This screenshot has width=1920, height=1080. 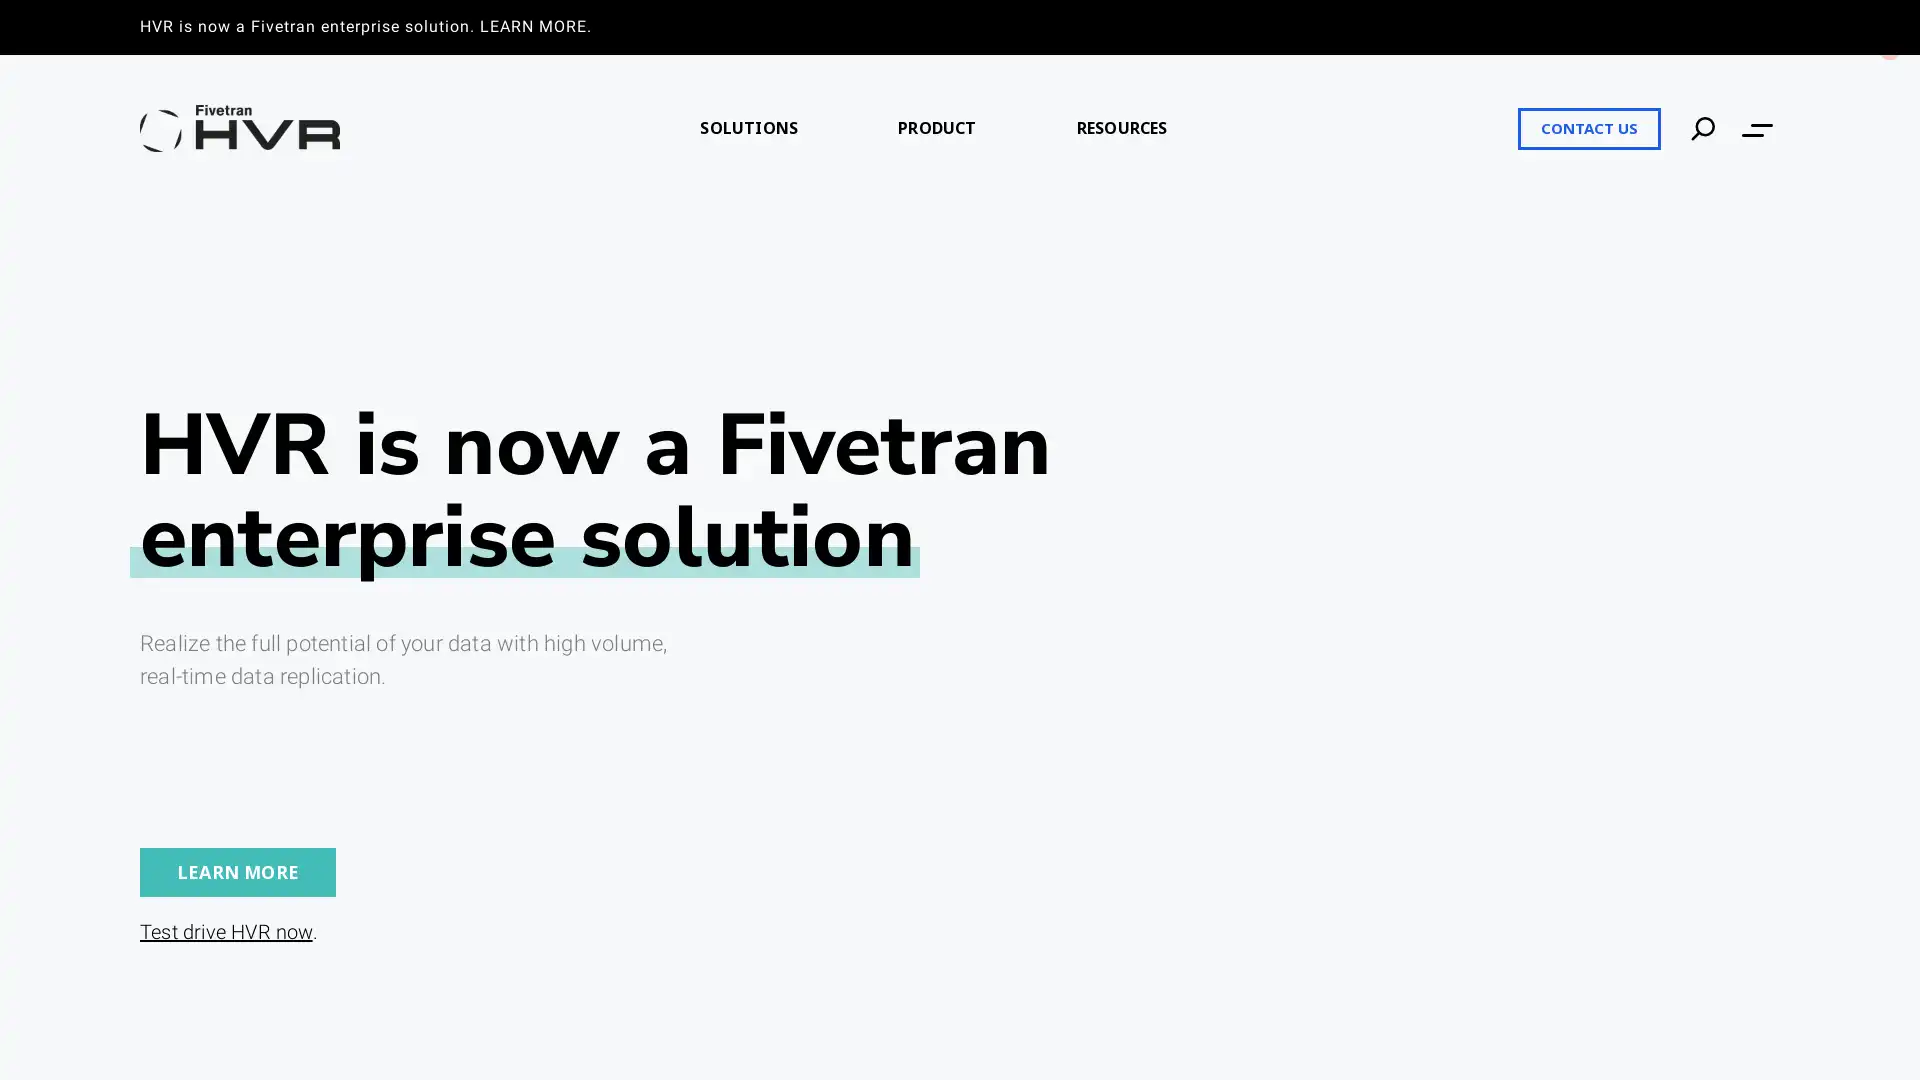 What do you see at coordinates (1702, 127) in the screenshot?
I see `TOGGLE SEARCH` at bounding box center [1702, 127].